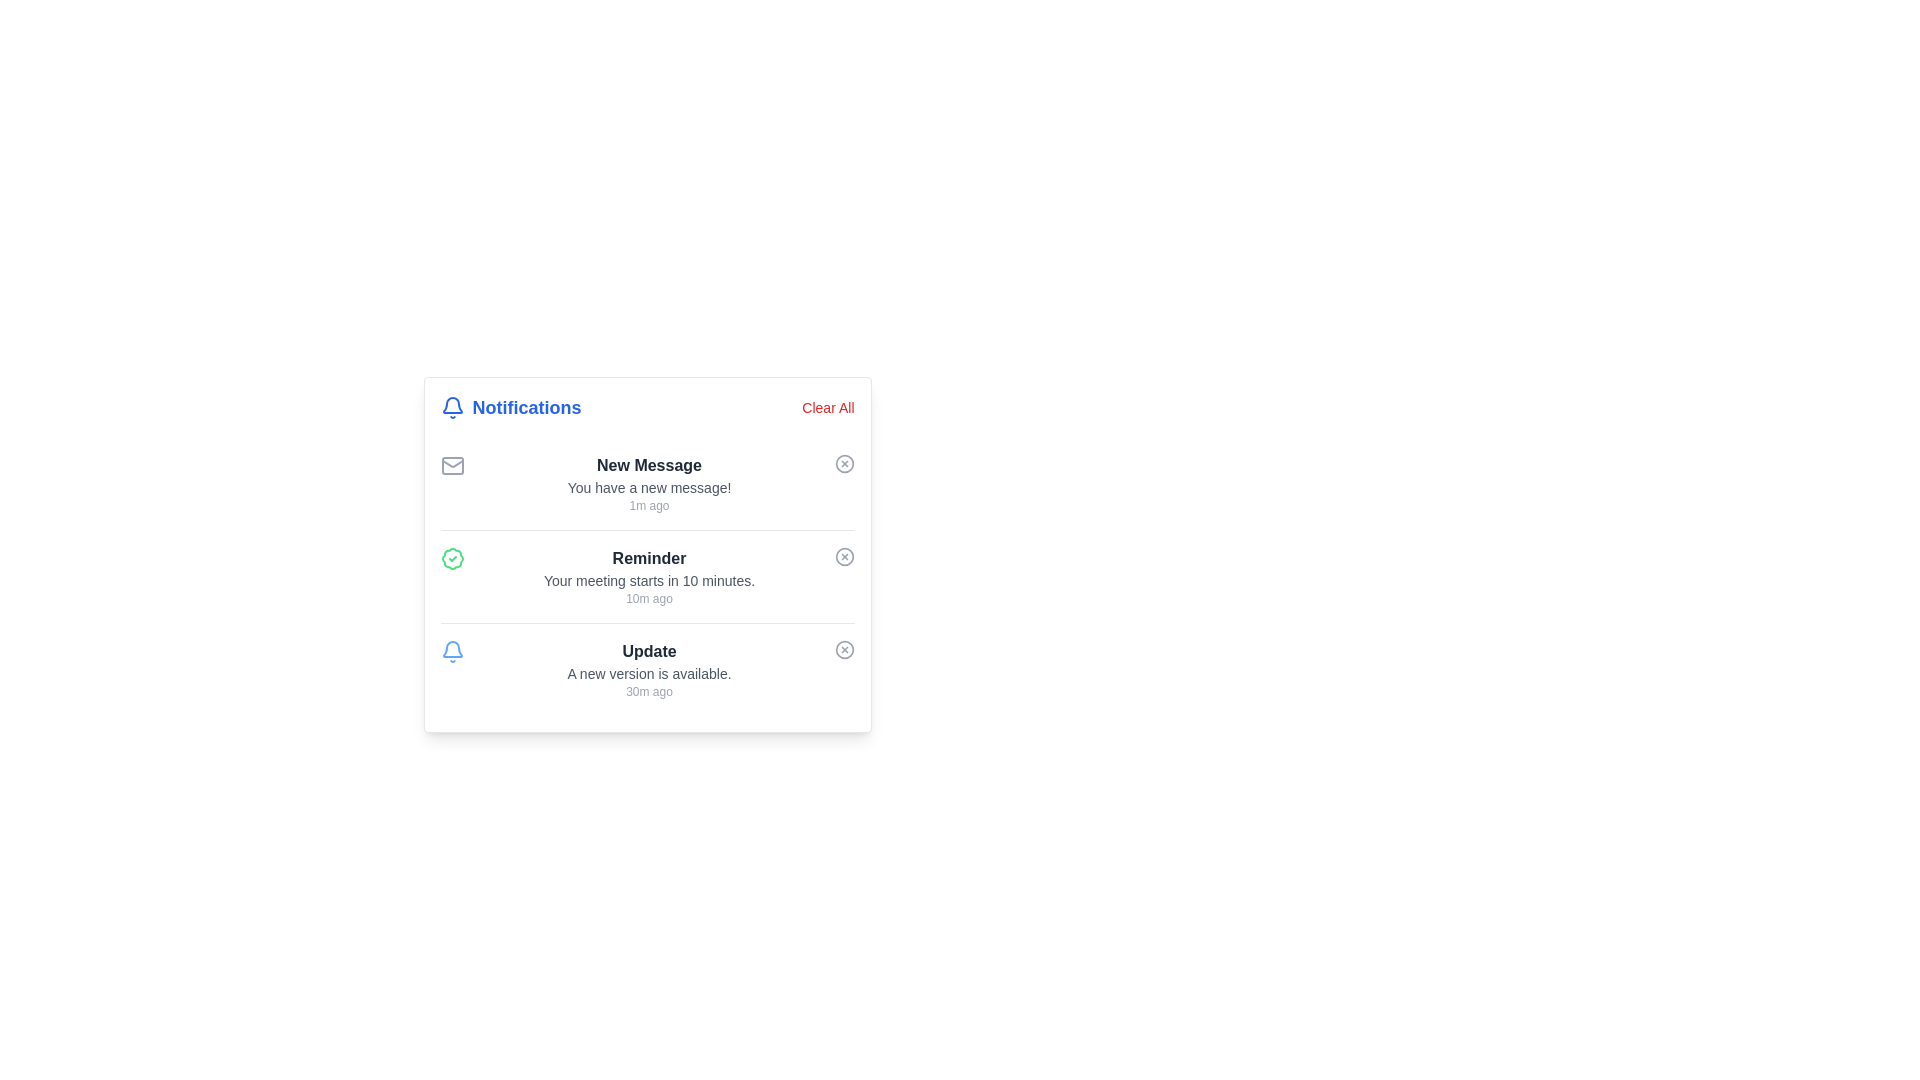 This screenshot has width=1920, height=1080. Describe the element at coordinates (451, 651) in the screenshot. I see `bell icon representing notifications related to the 'Update' message, which is located on the left side of the notification entry for updates` at that location.